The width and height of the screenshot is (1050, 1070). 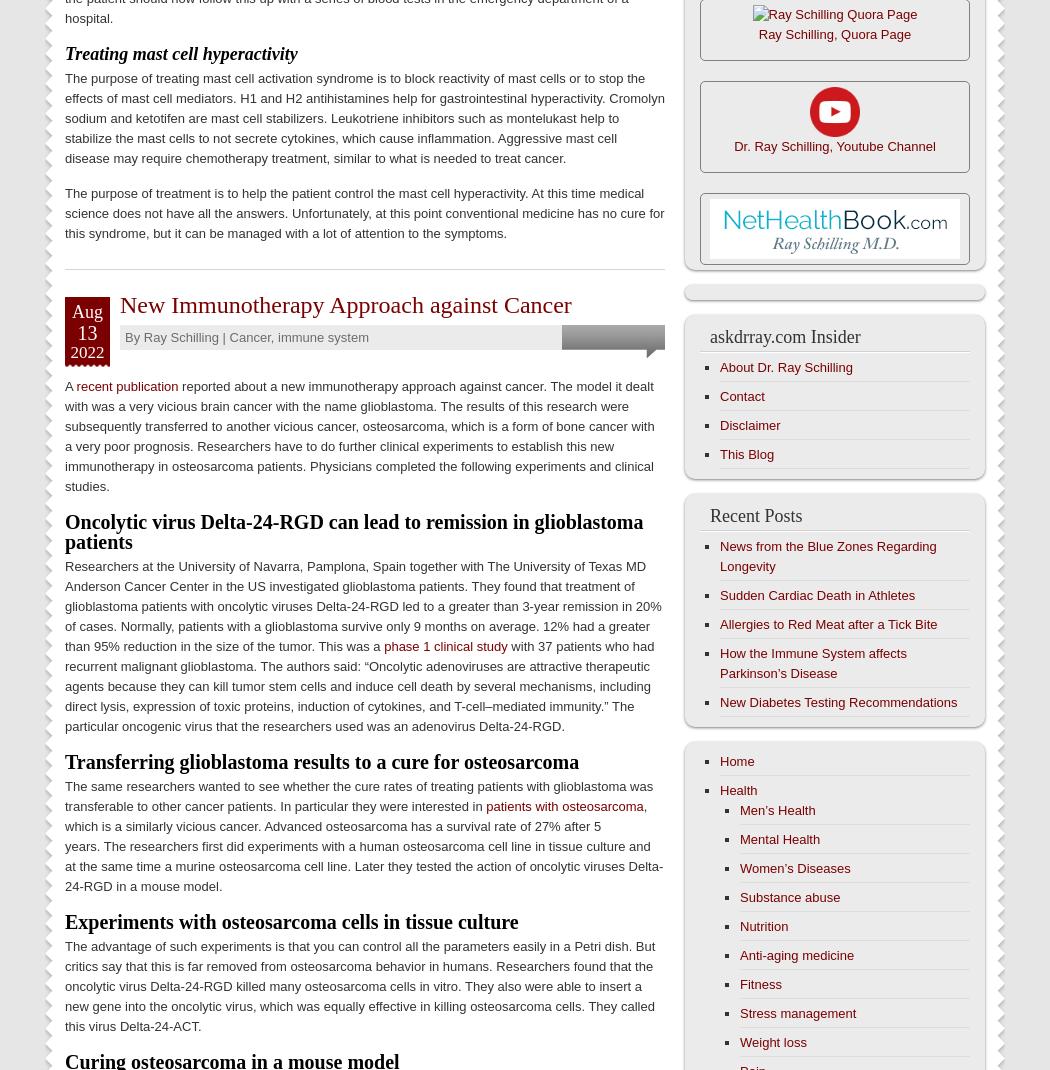 What do you see at coordinates (249, 336) in the screenshot?
I see `'Cancer'` at bounding box center [249, 336].